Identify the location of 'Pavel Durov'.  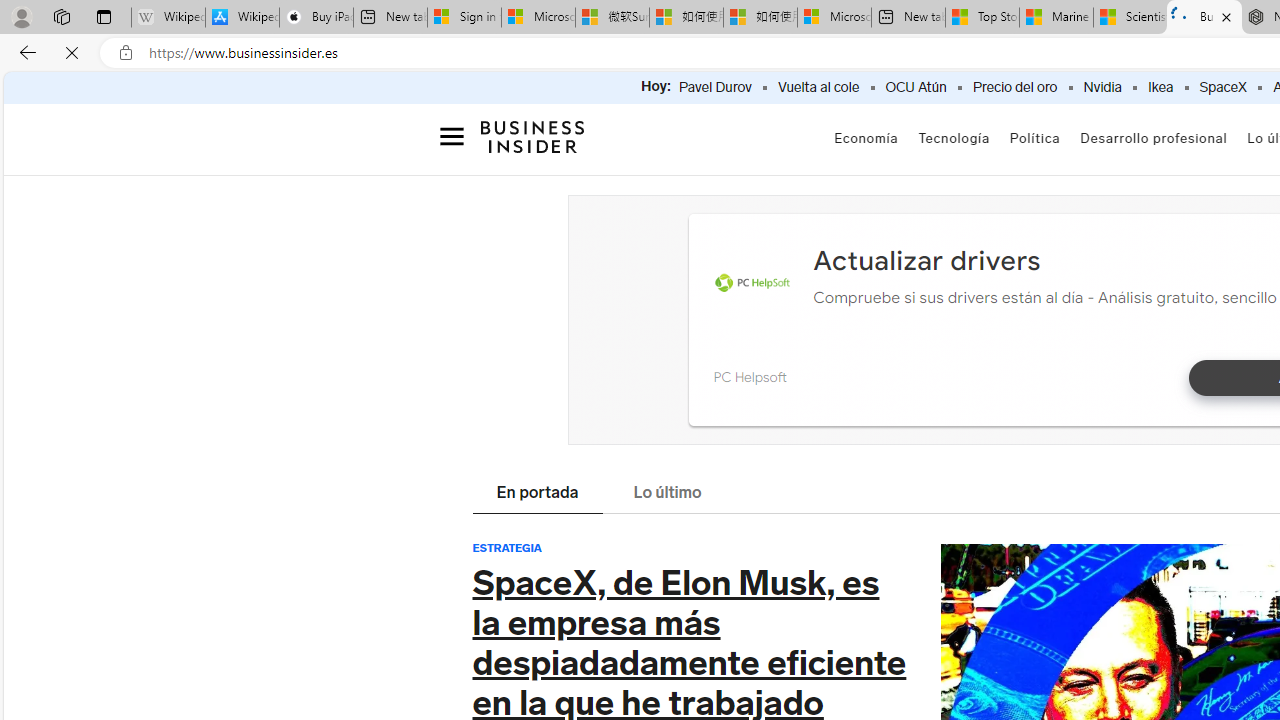
(715, 87).